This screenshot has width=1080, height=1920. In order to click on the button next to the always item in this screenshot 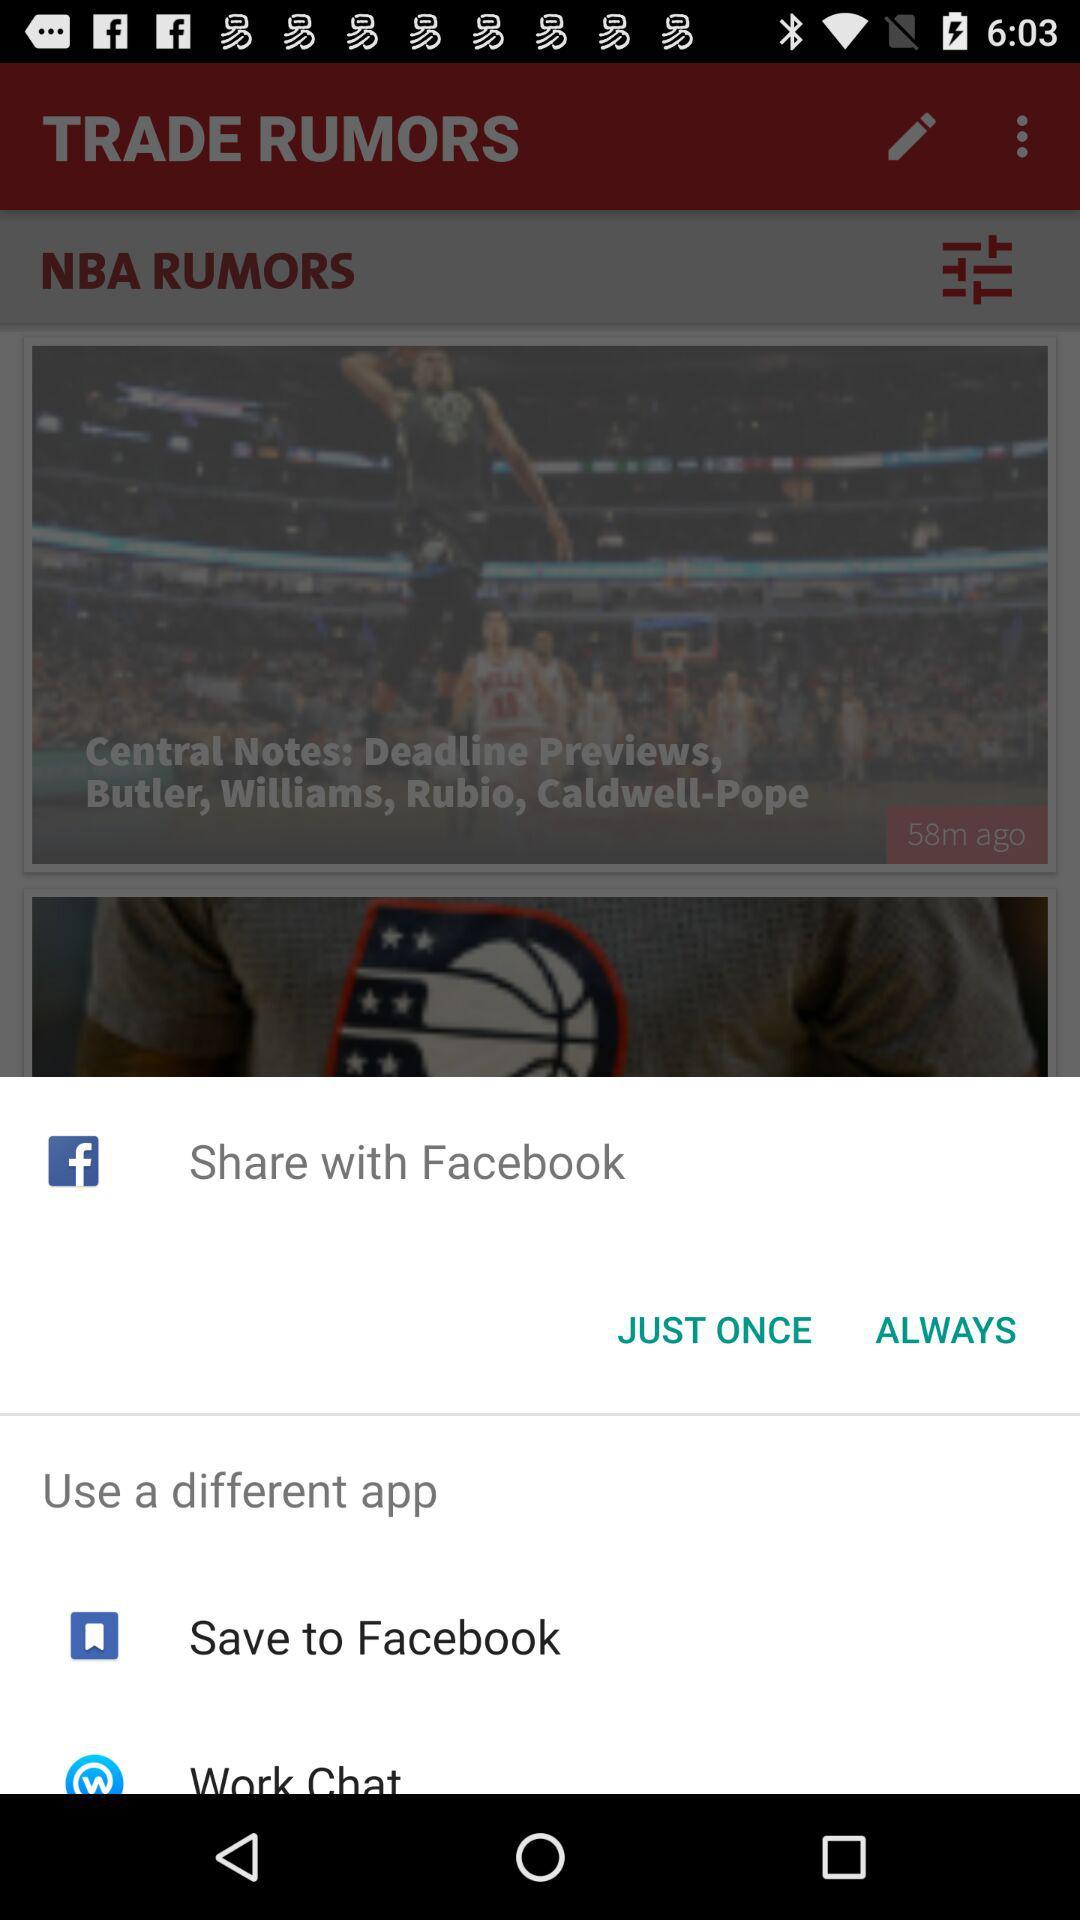, I will do `click(713, 1329)`.